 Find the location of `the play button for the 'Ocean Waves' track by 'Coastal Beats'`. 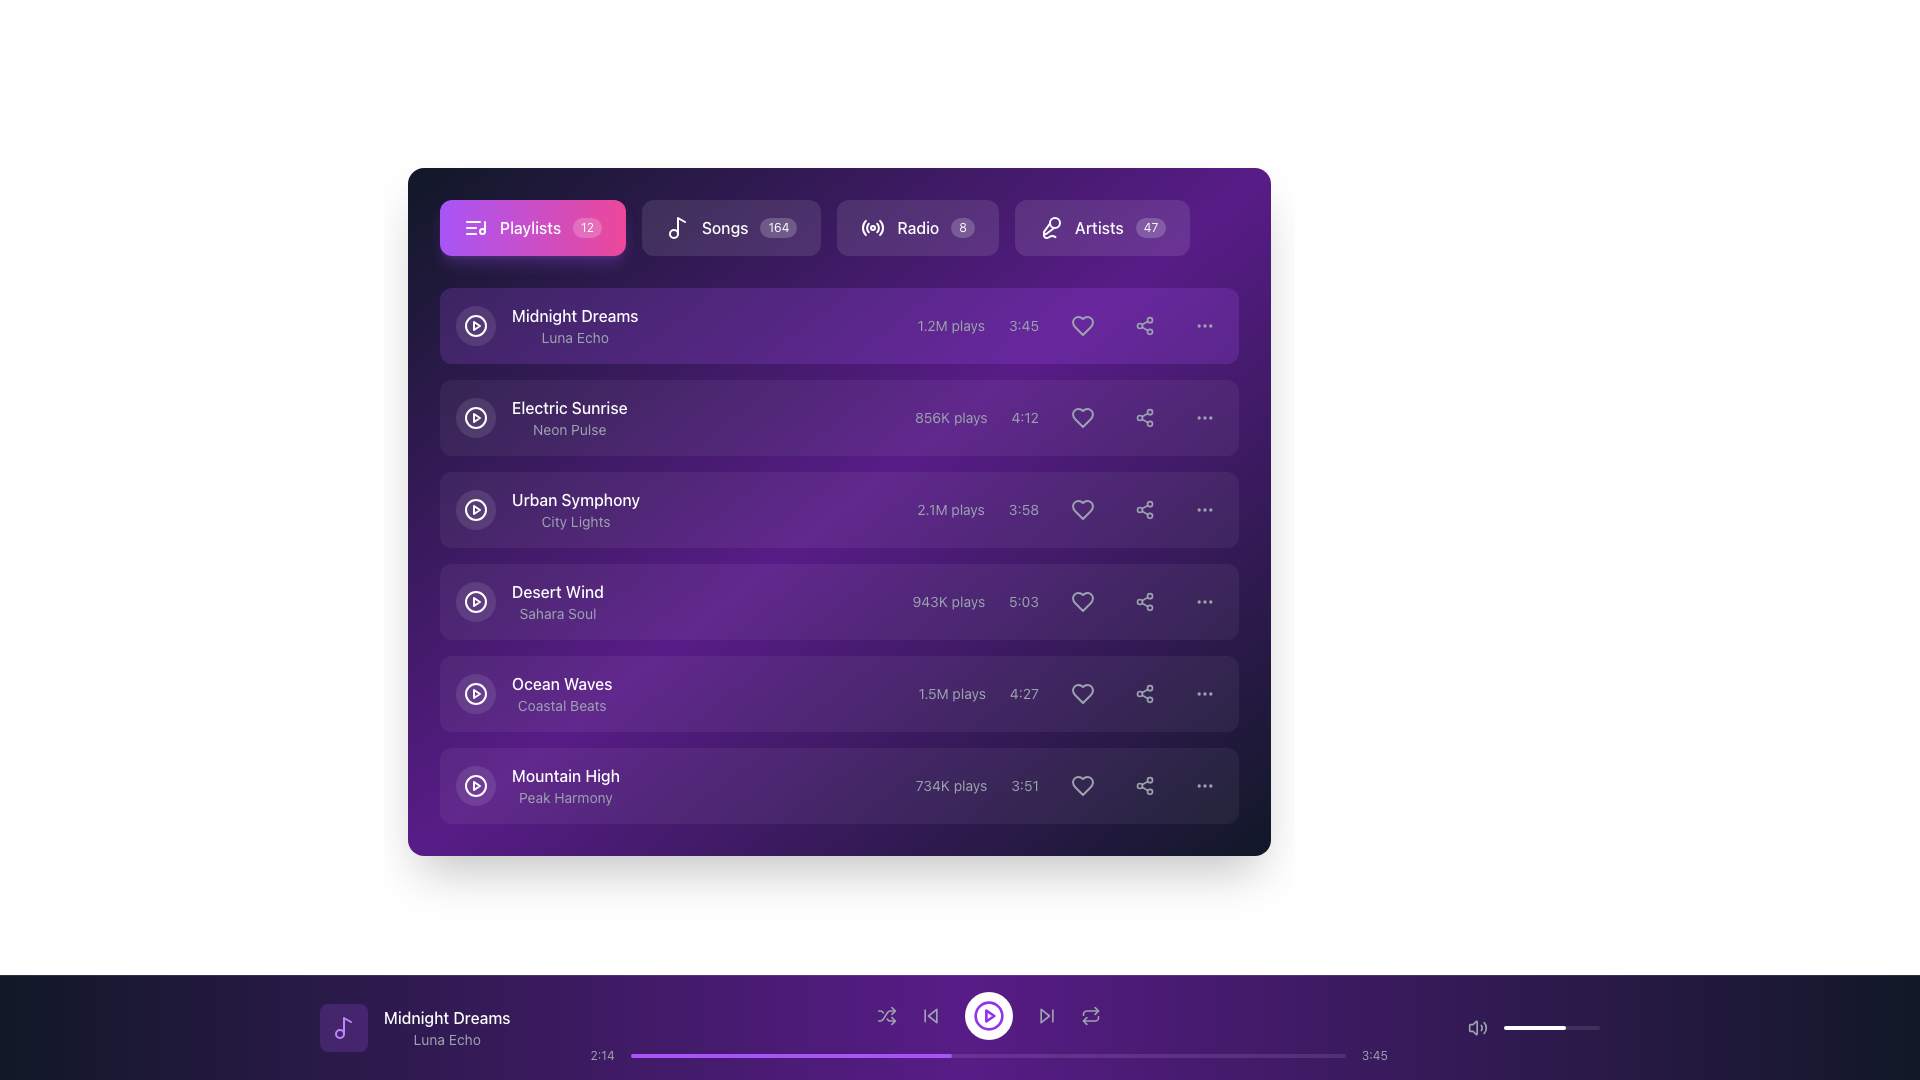

the play button for the 'Ocean Waves' track by 'Coastal Beats' is located at coordinates (474, 693).